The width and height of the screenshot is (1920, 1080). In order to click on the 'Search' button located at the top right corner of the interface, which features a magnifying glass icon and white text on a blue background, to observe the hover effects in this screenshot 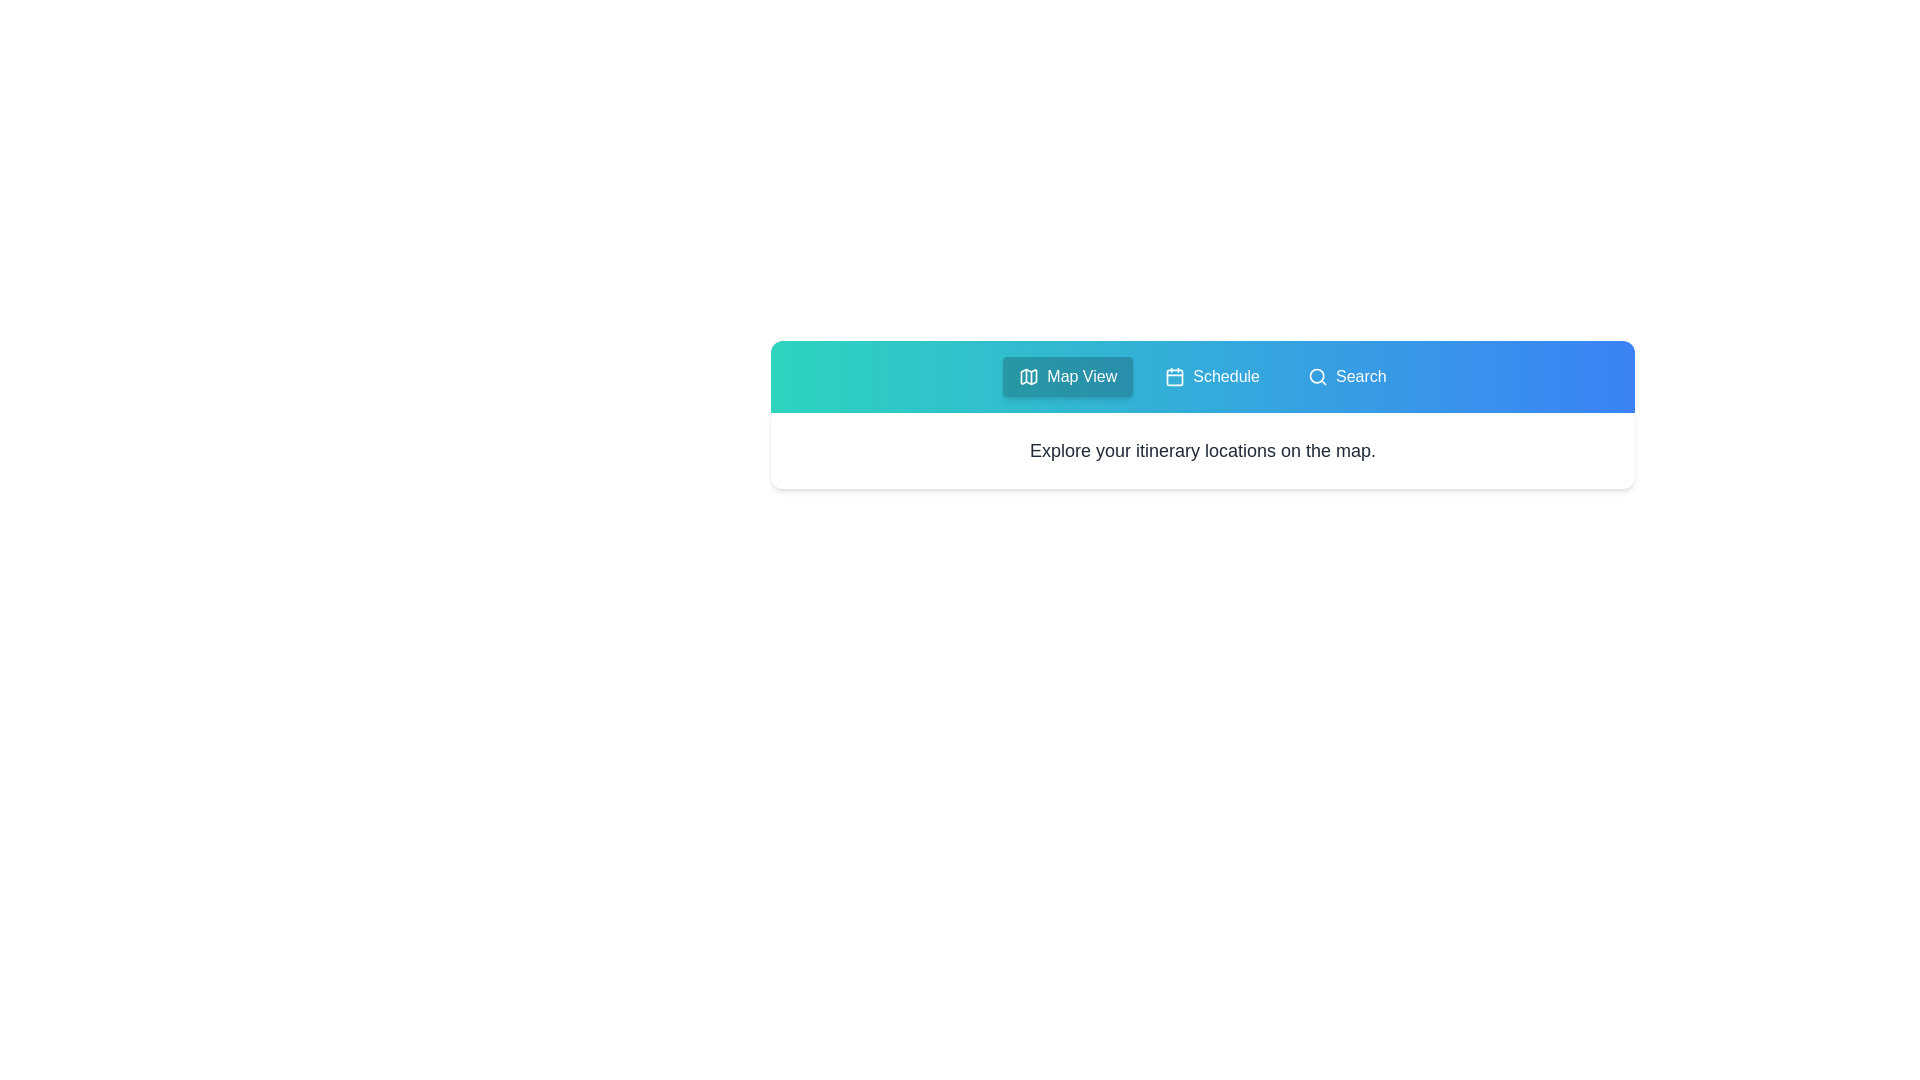, I will do `click(1347, 377)`.